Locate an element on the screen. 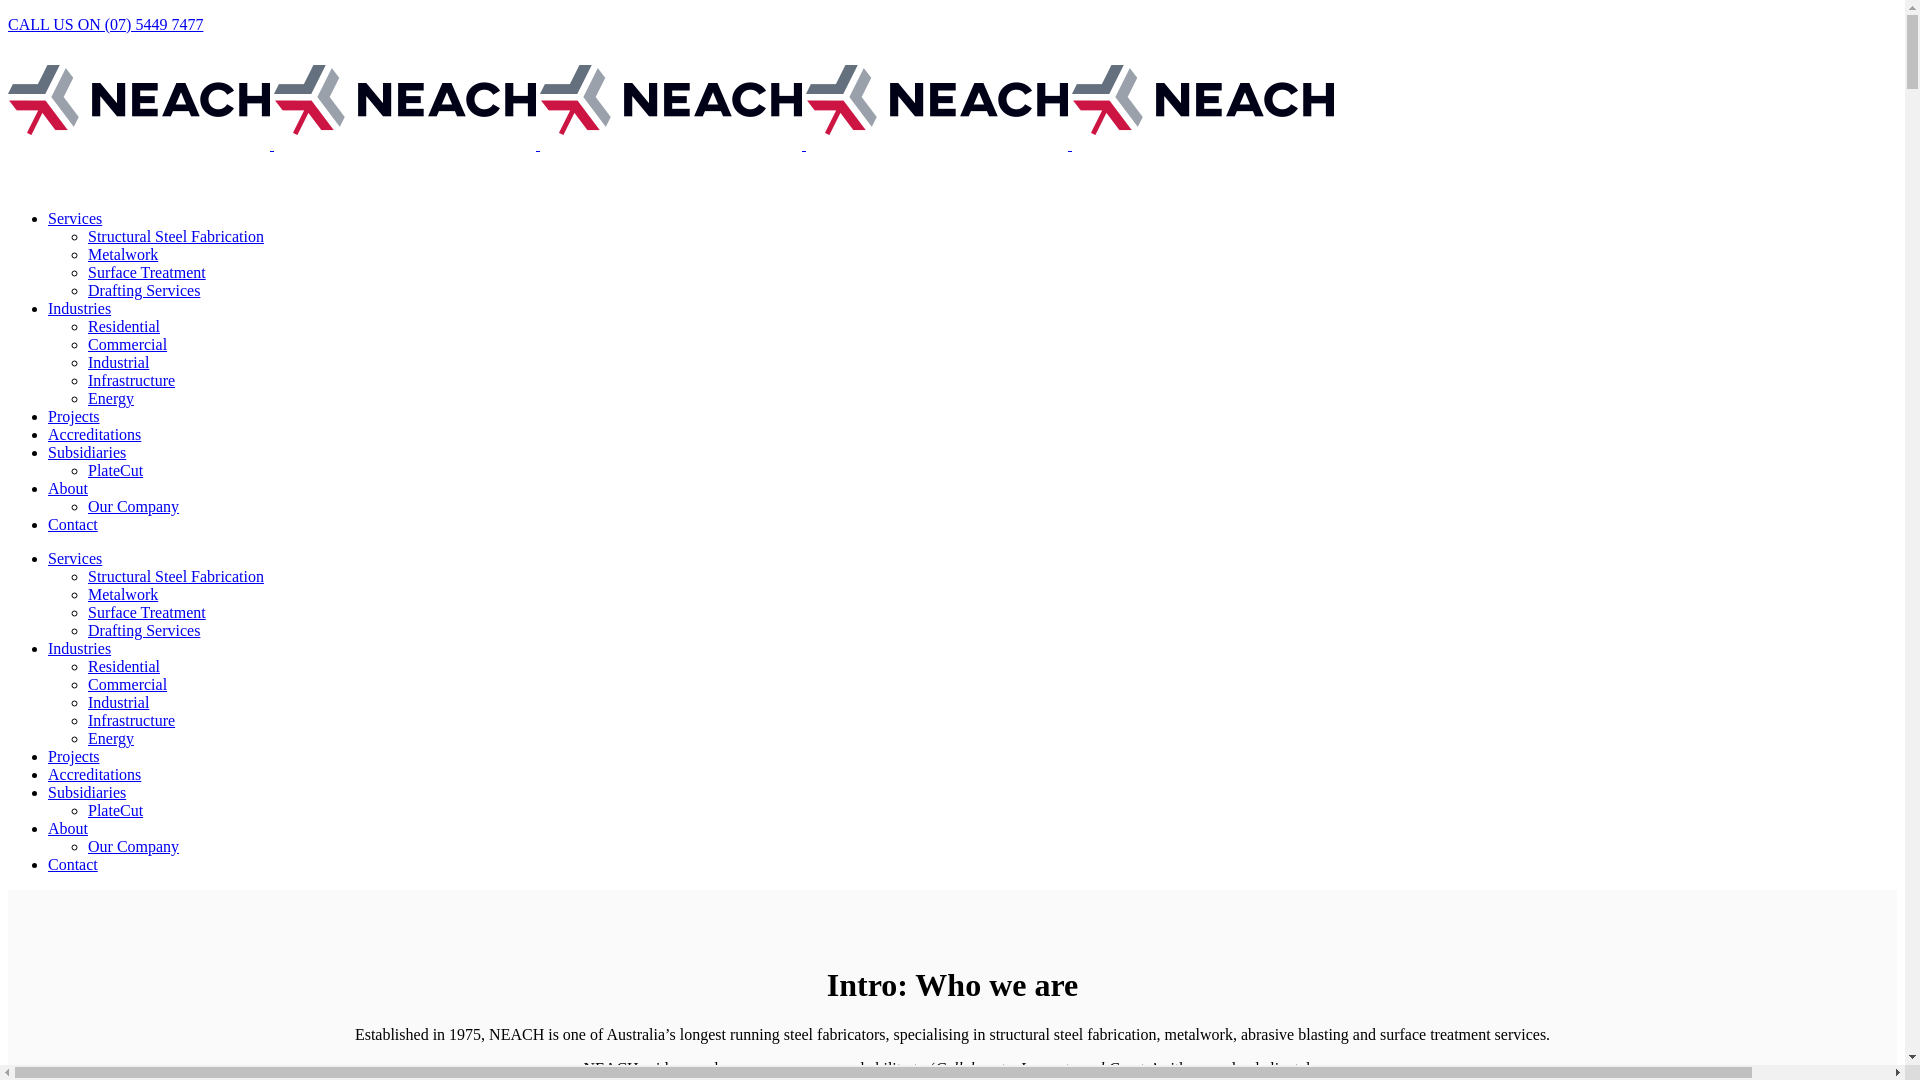  'Subsidiaries' is located at coordinates (85, 452).